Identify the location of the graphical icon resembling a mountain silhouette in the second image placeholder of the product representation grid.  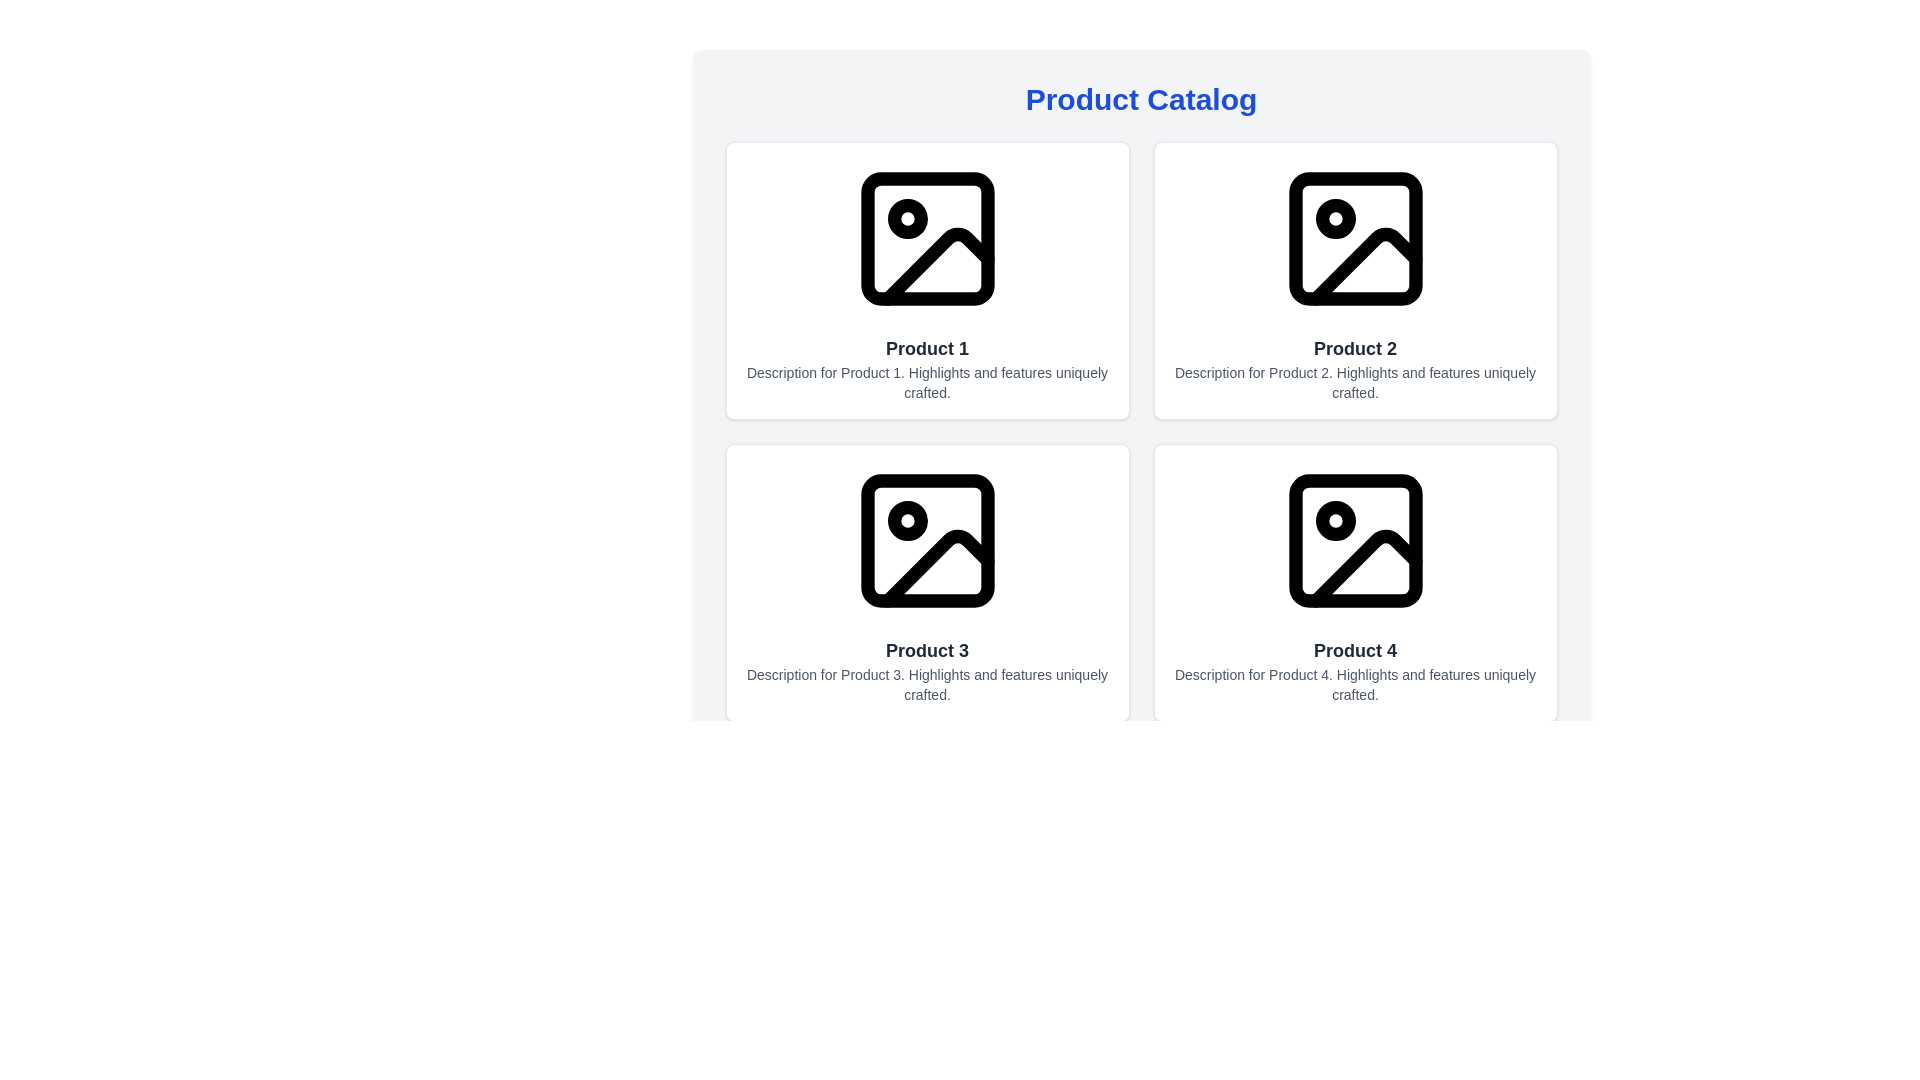
(1364, 265).